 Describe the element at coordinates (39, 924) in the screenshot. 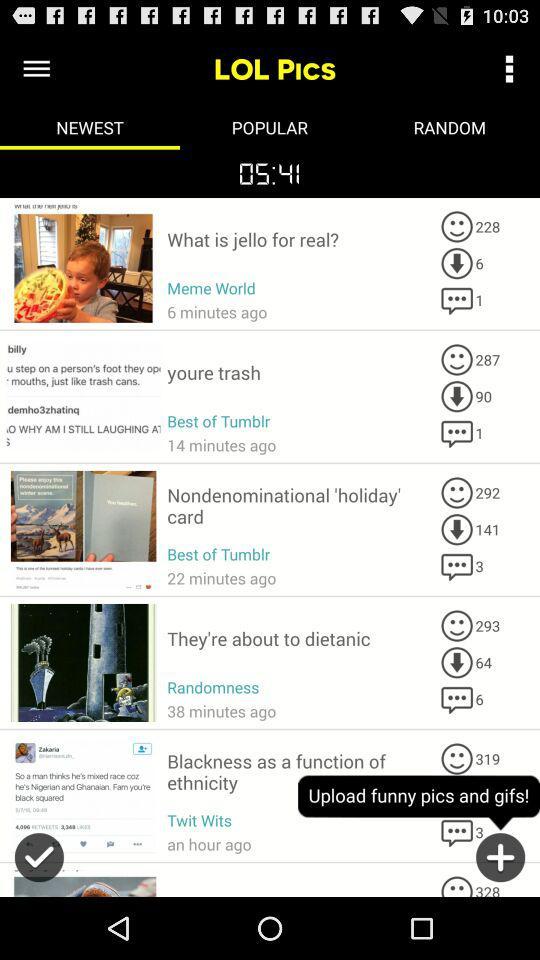

I see `the check icon` at that location.